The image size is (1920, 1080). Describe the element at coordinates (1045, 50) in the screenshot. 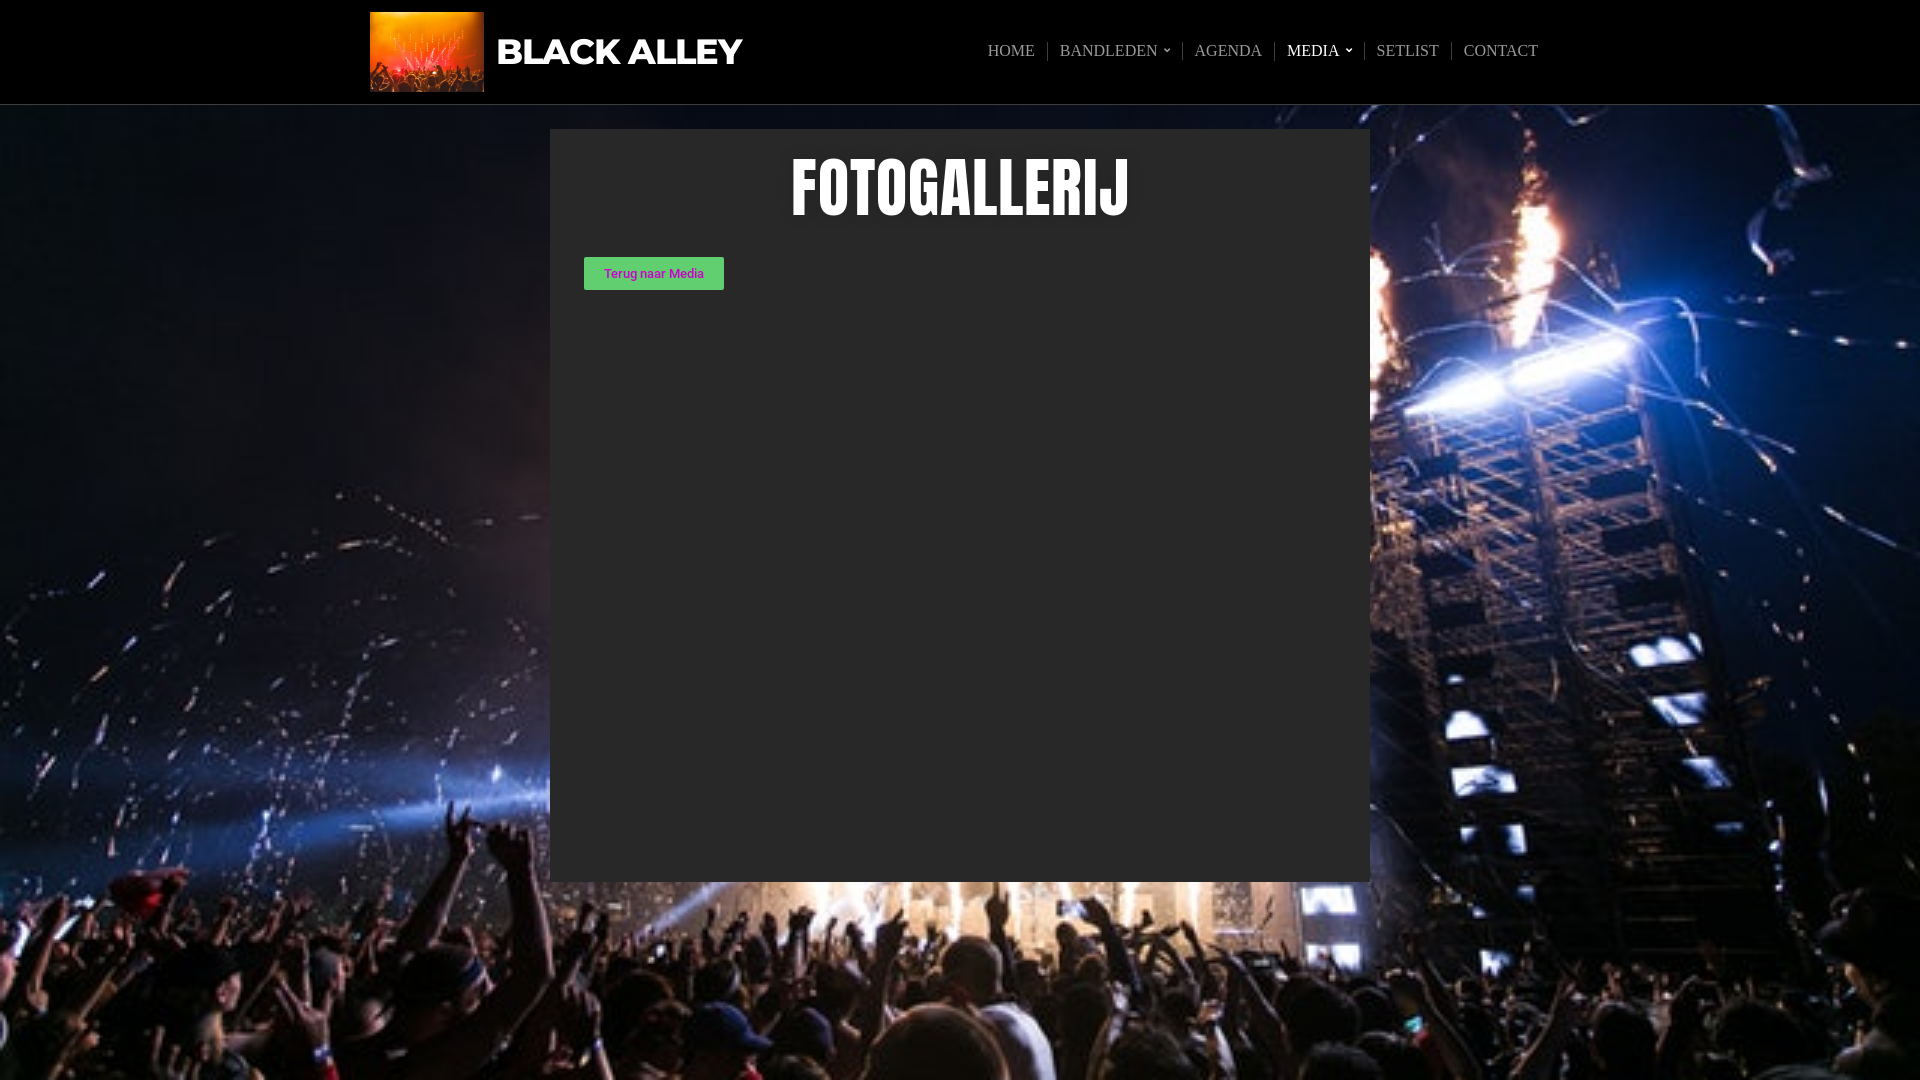

I see `'BANDLEDEN'` at that location.